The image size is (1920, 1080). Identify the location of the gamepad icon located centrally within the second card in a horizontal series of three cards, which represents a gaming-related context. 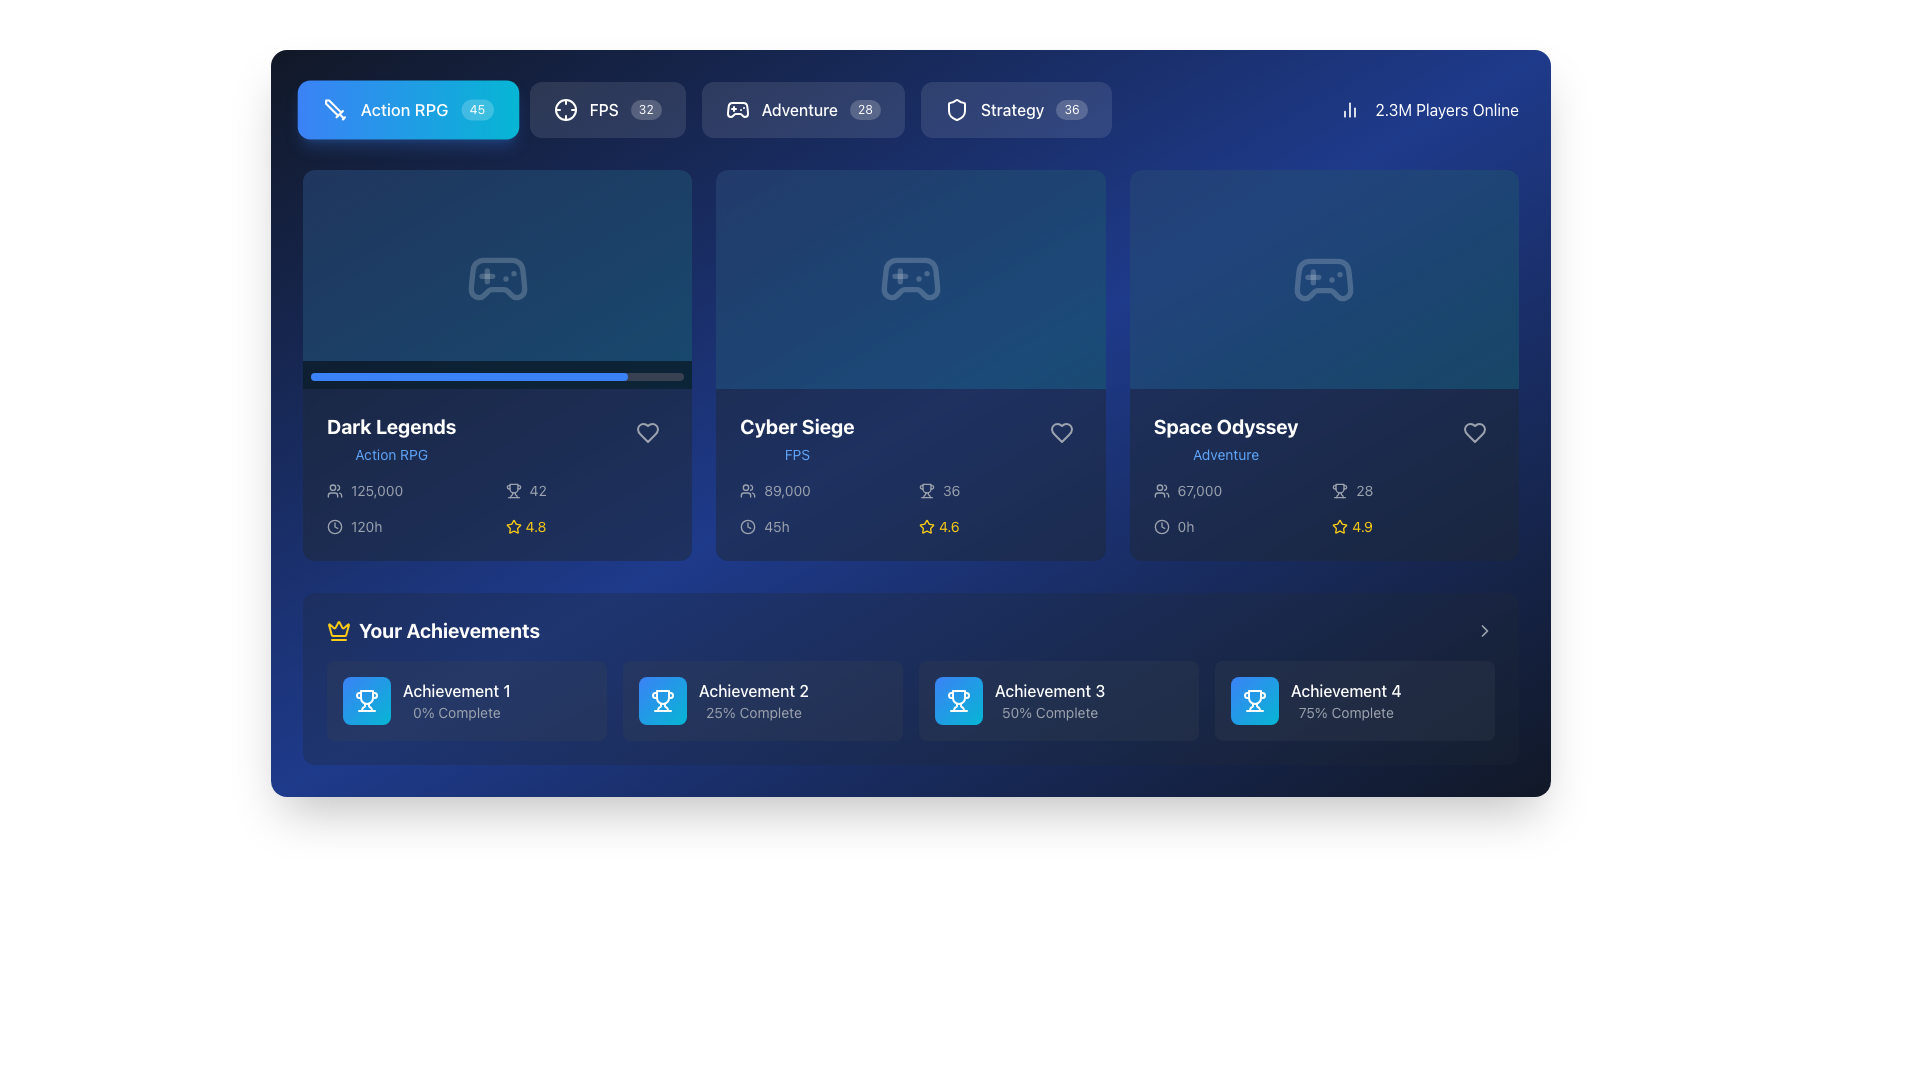
(910, 279).